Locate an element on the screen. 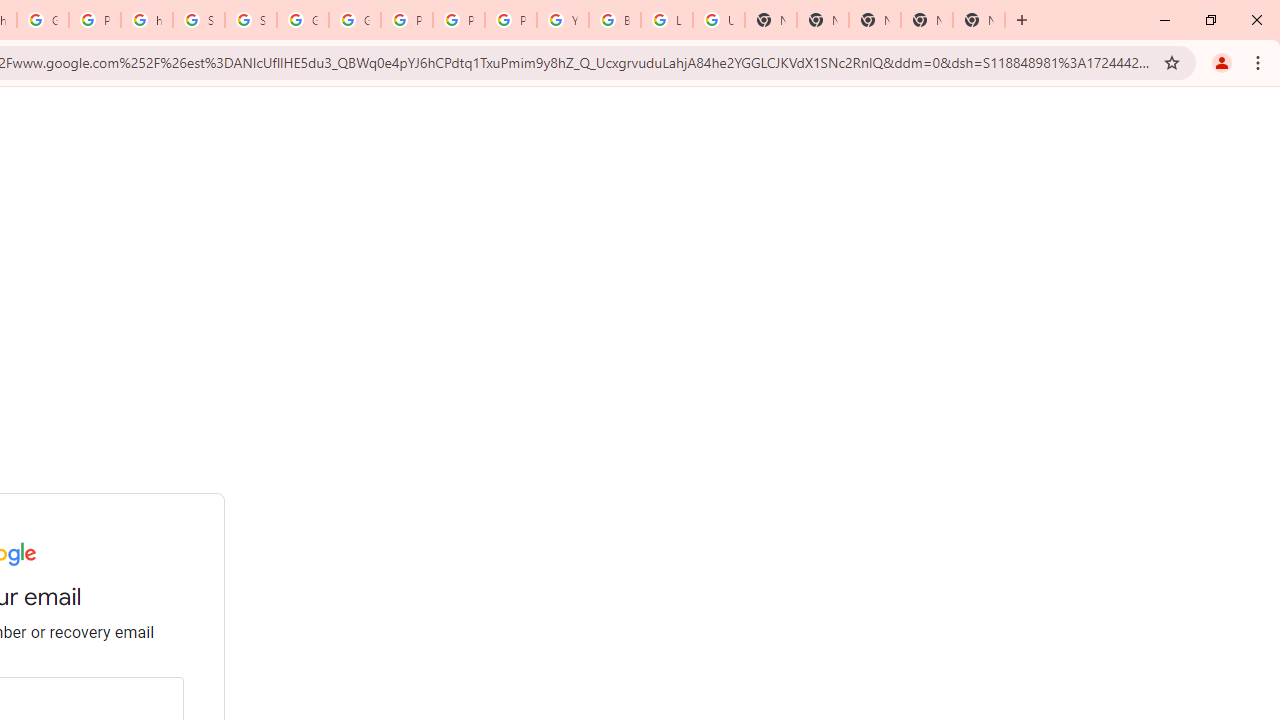 This screenshot has height=720, width=1280. 'YouTube' is located at coordinates (561, 20).